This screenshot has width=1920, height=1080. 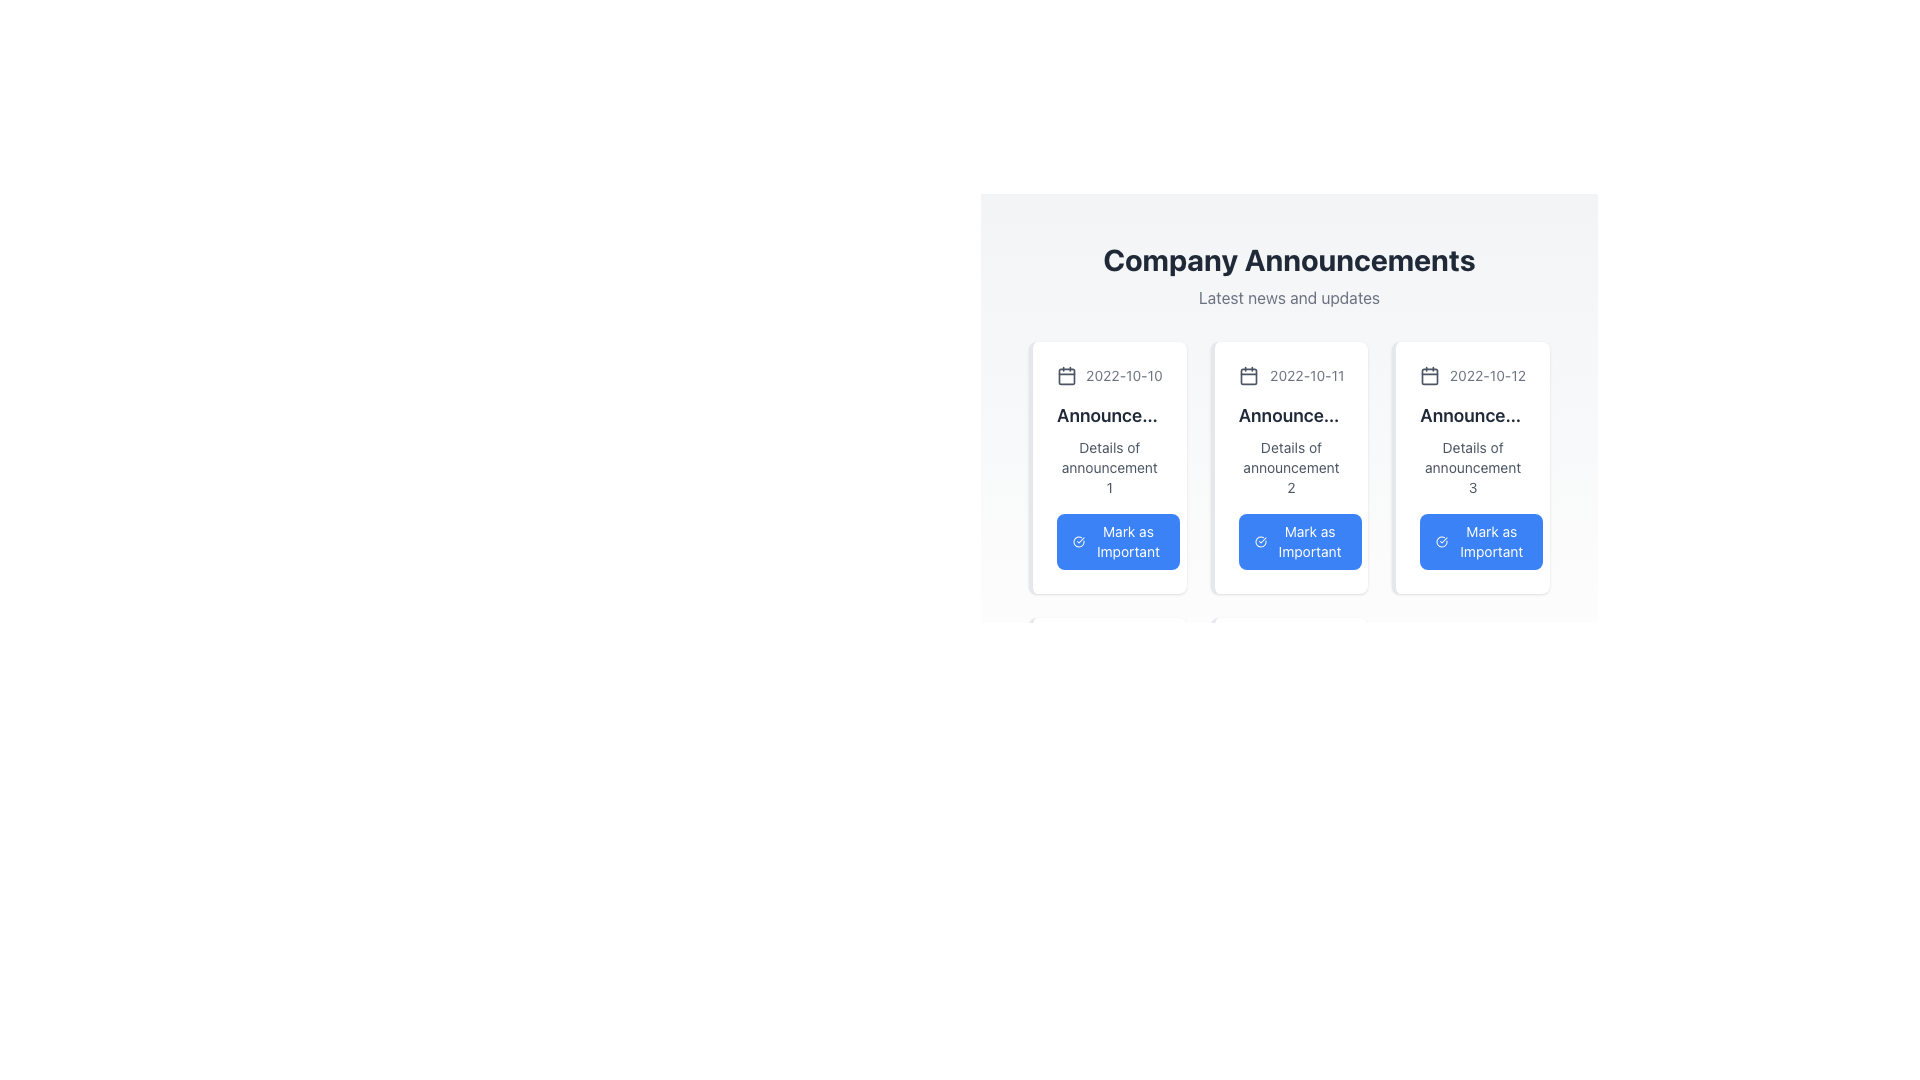 What do you see at coordinates (1247, 375) in the screenshot?
I see `the calendar icon representing the date '2022-10-11' in the middle column of the announcements card` at bounding box center [1247, 375].